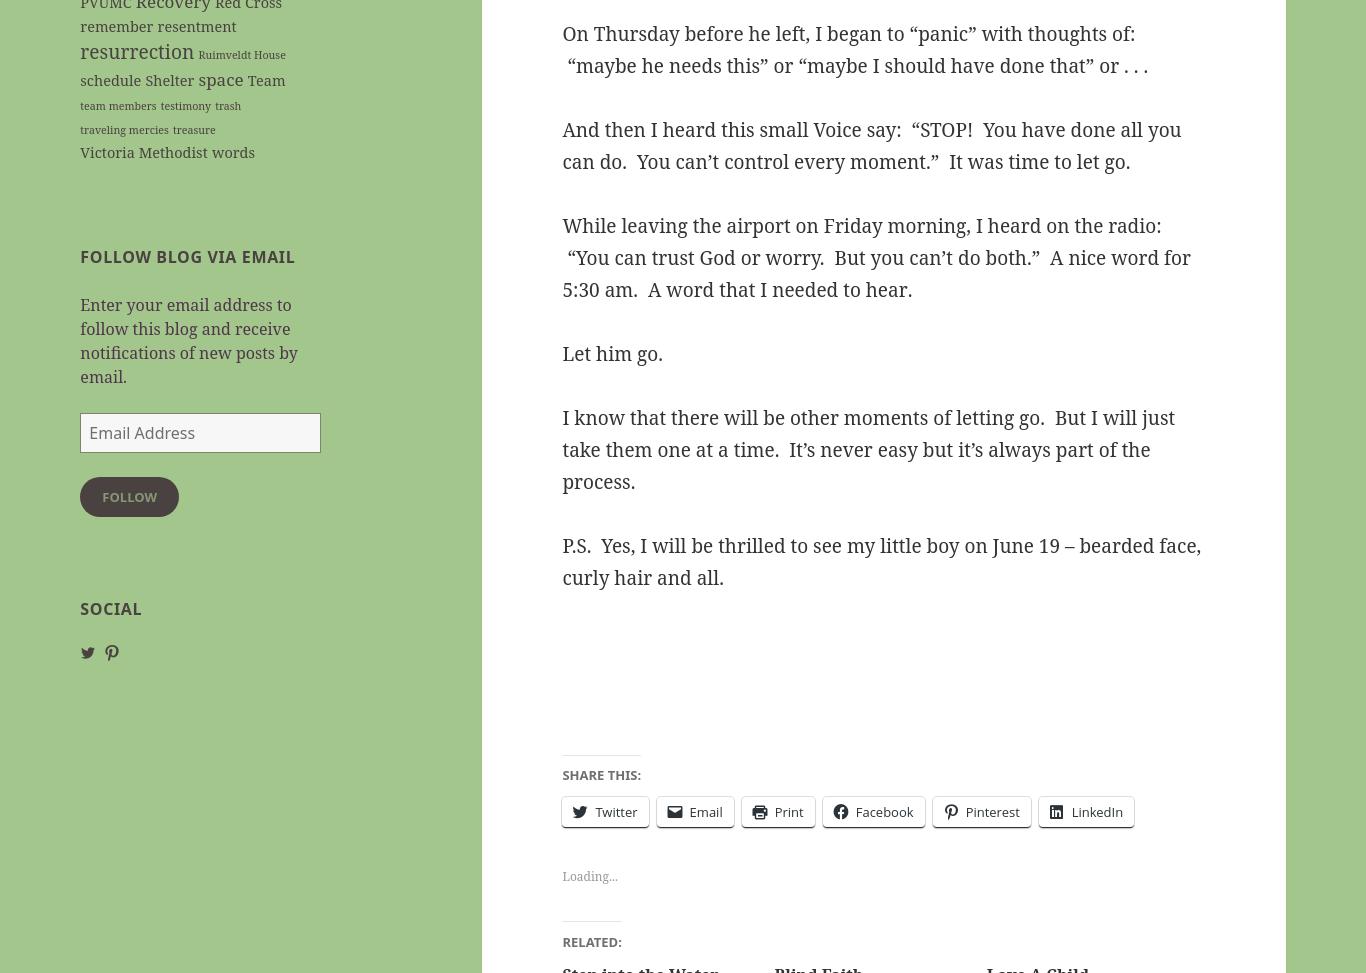 The width and height of the screenshot is (1366, 973). Describe the element at coordinates (110, 78) in the screenshot. I see `'schedule'` at that location.